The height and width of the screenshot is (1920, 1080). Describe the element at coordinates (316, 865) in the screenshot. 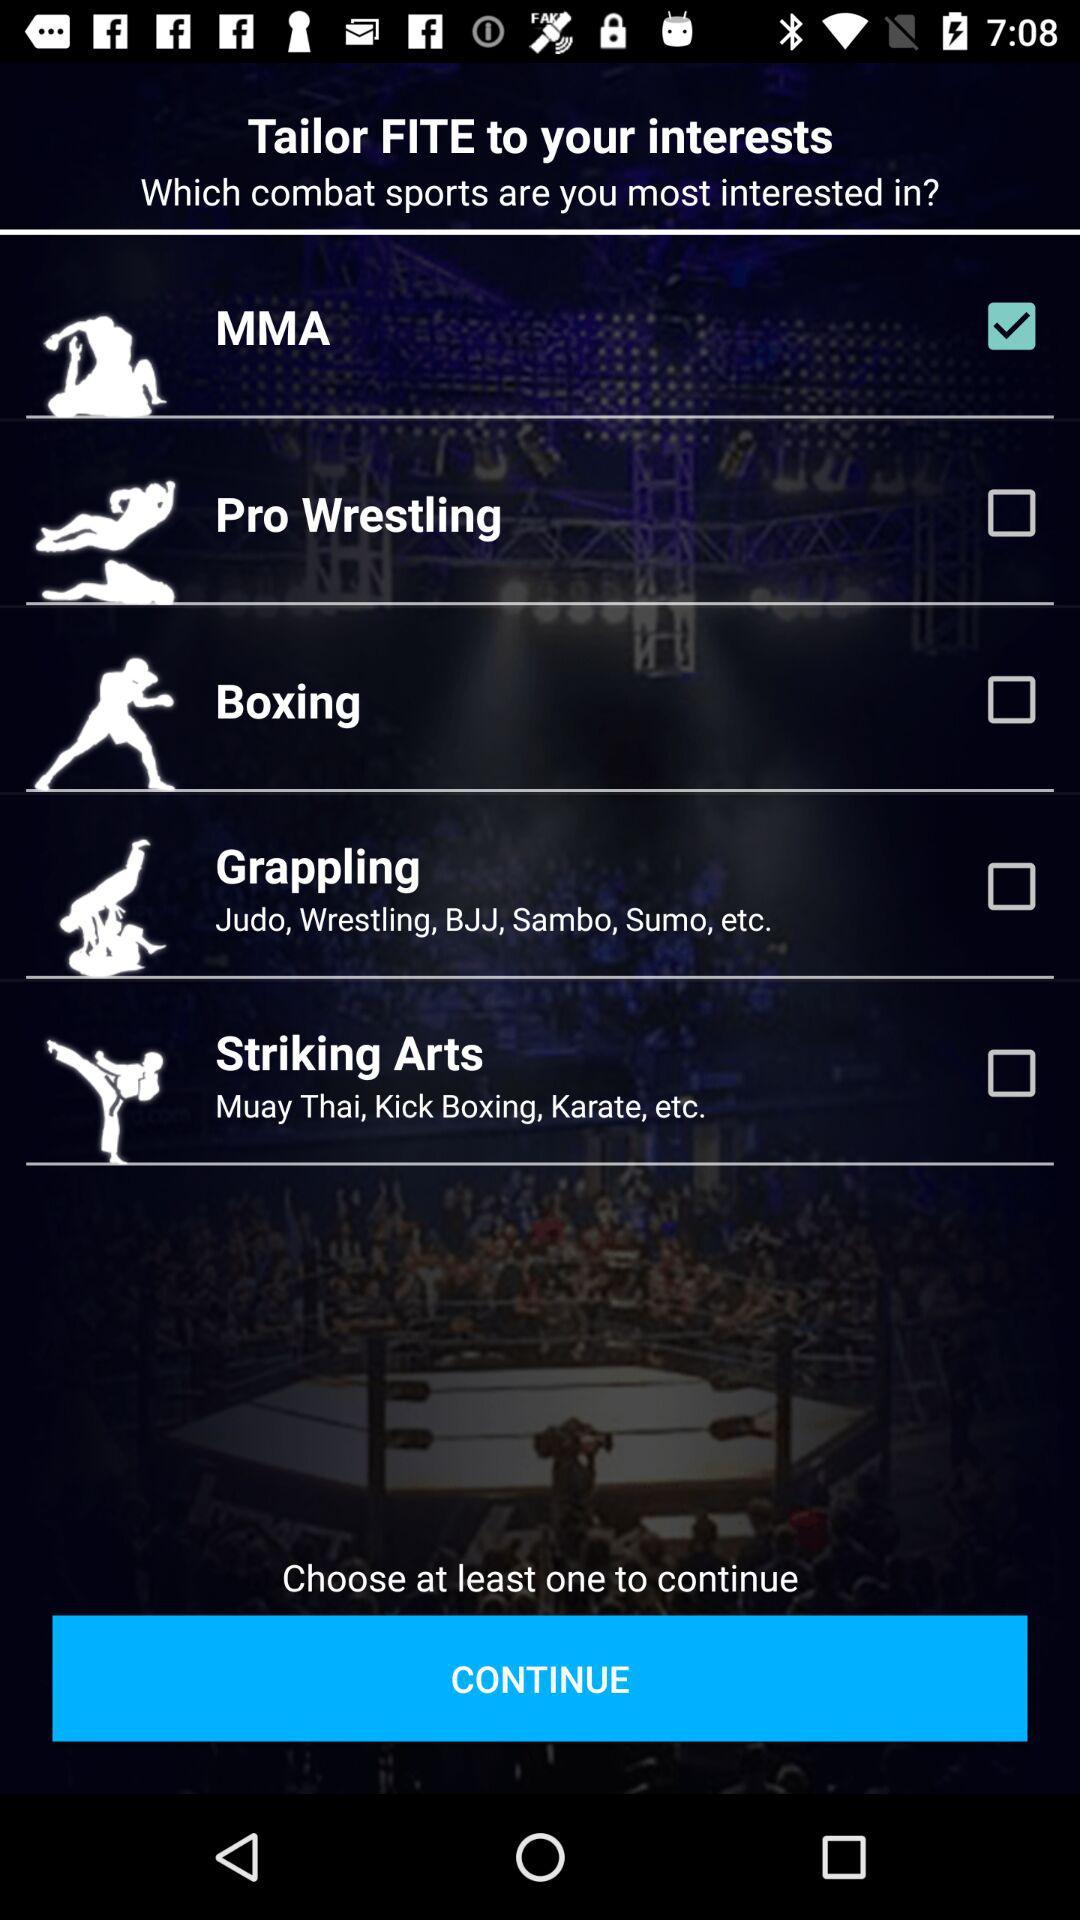

I see `the grappling icon` at that location.